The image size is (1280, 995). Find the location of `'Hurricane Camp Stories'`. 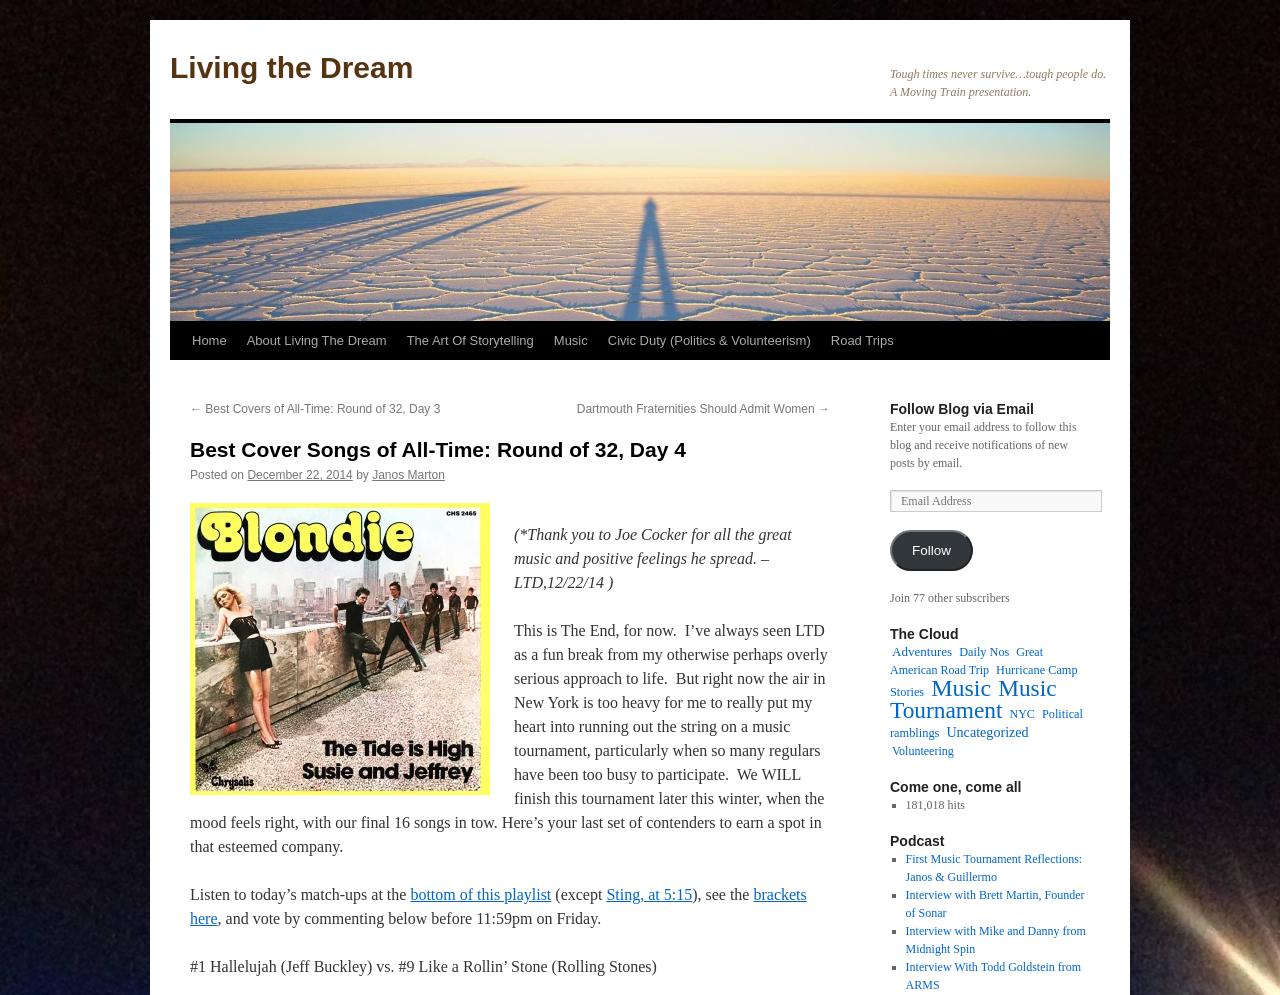

'Hurricane Camp Stories' is located at coordinates (888, 679).